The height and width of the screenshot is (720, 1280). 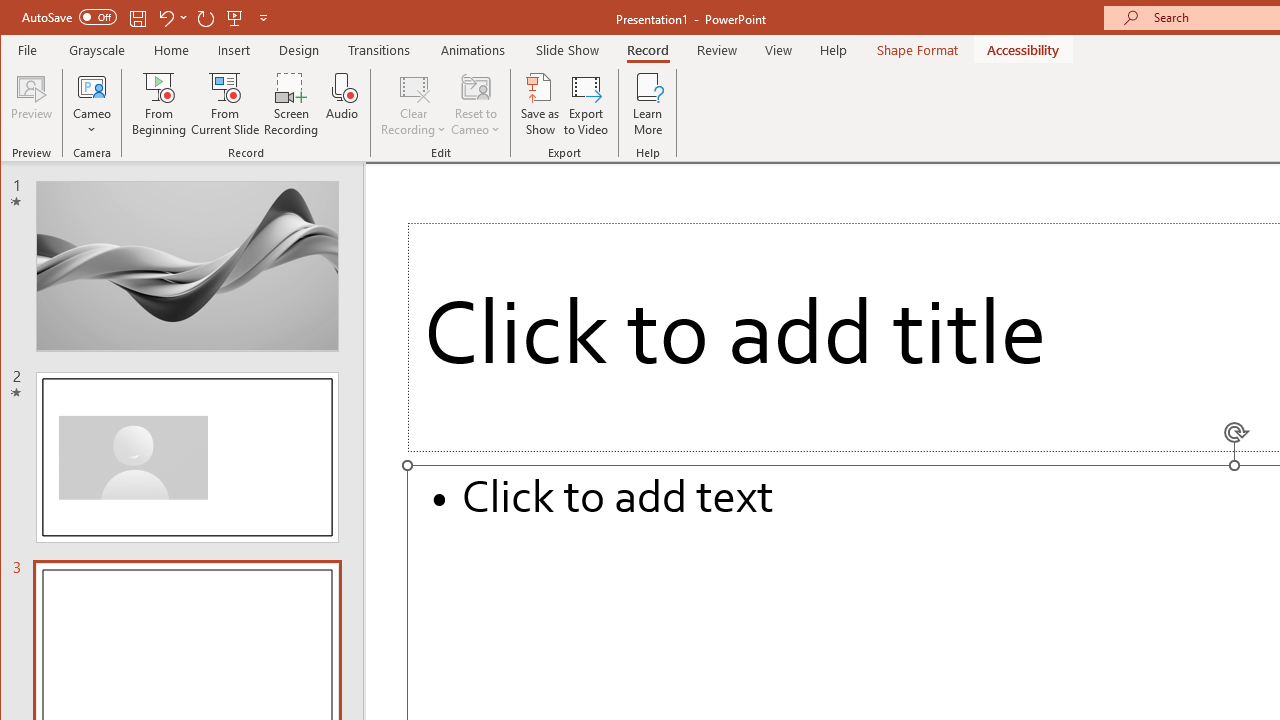 I want to click on 'Reset to Cameo', so click(x=475, y=104).